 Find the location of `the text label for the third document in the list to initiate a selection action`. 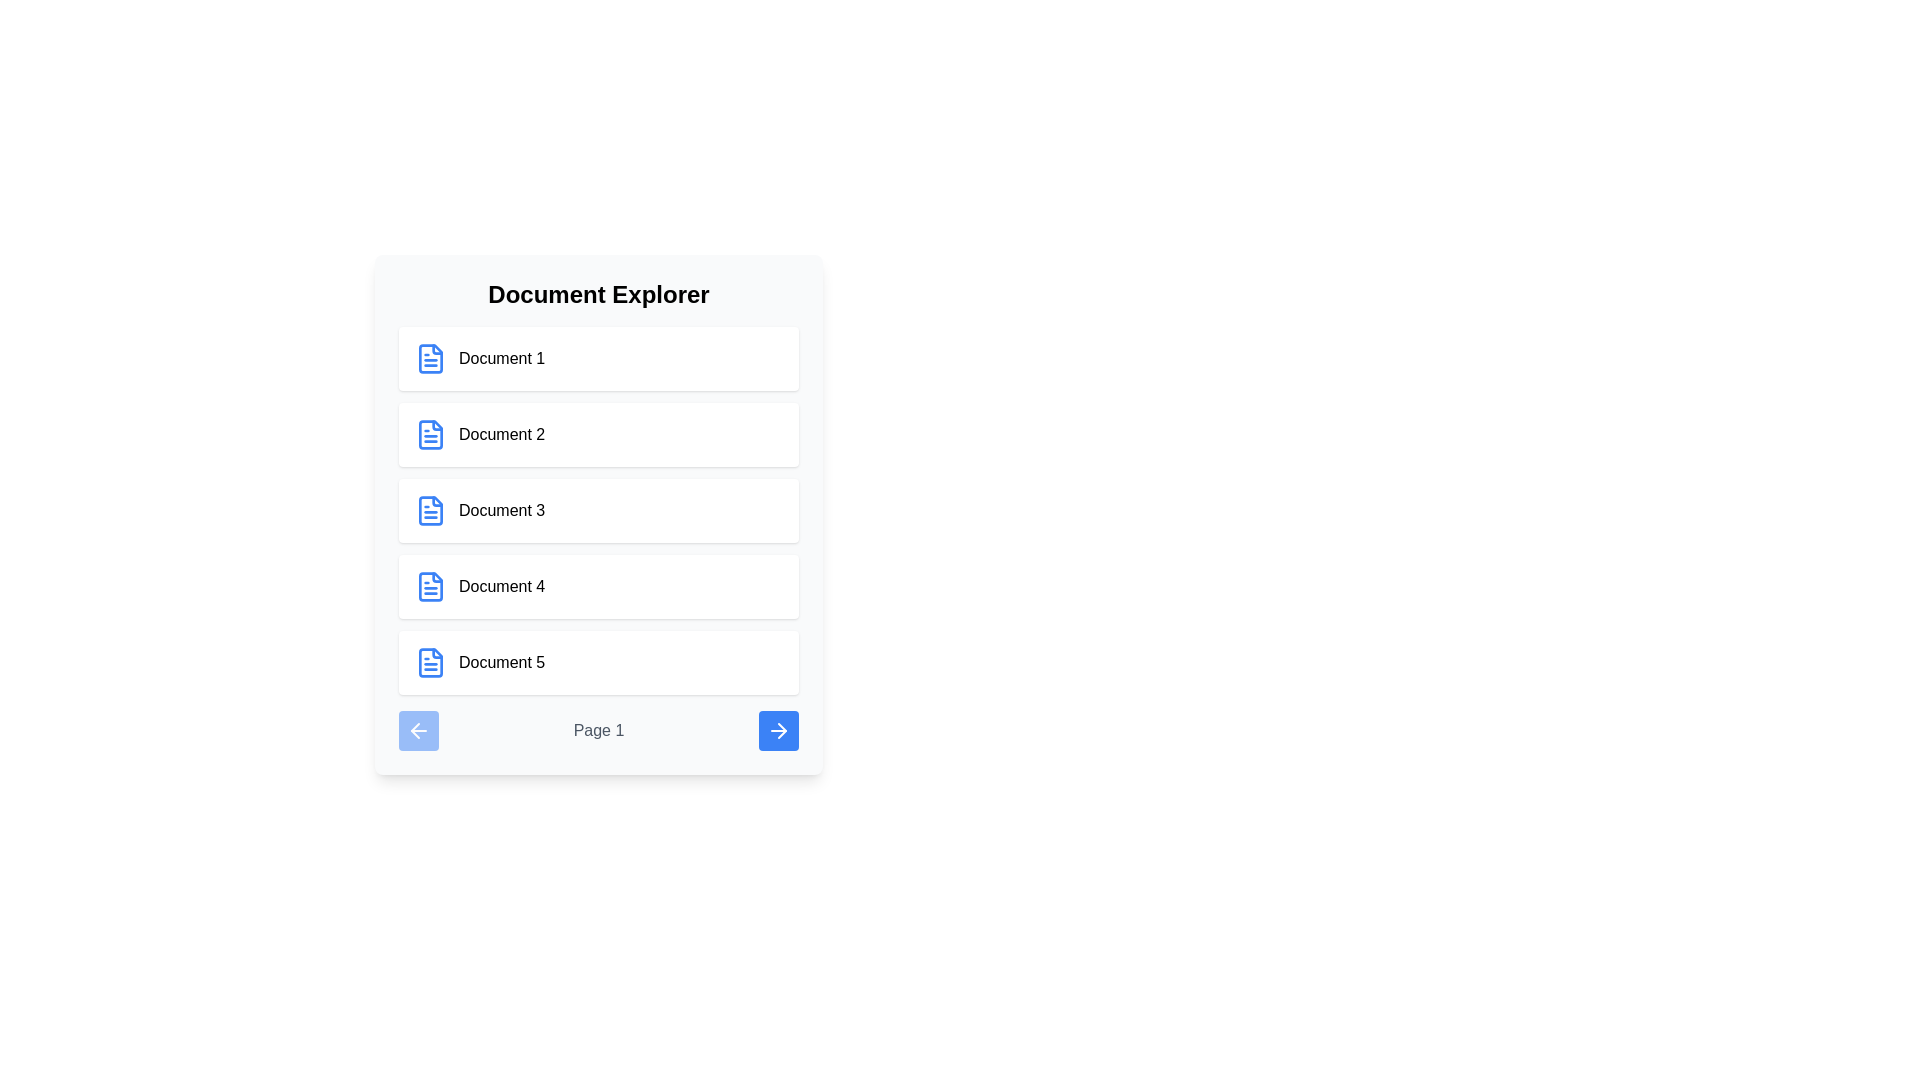

the text label for the third document in the list to initiate a selection action is located at coordinates (502, 509).